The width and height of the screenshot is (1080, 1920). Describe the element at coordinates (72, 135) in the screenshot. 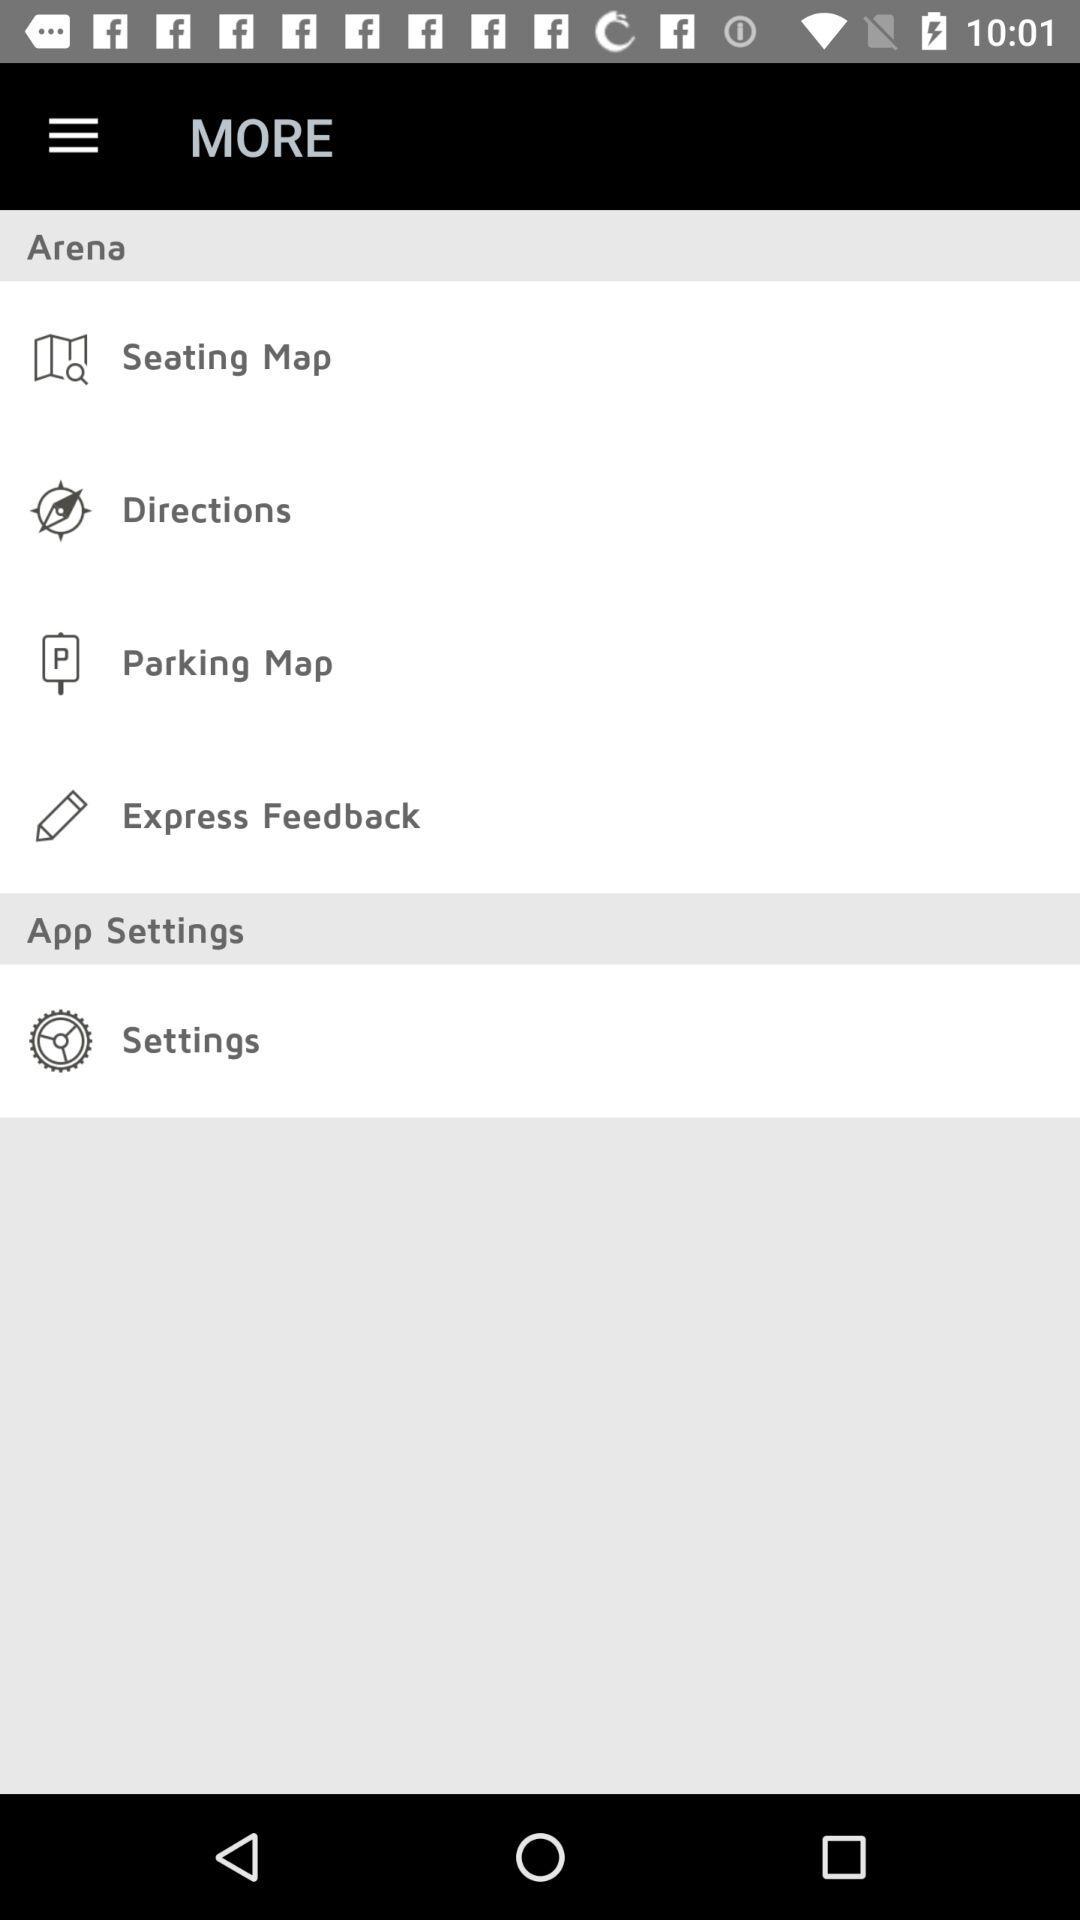

I see `the item next to more icon` at that location.